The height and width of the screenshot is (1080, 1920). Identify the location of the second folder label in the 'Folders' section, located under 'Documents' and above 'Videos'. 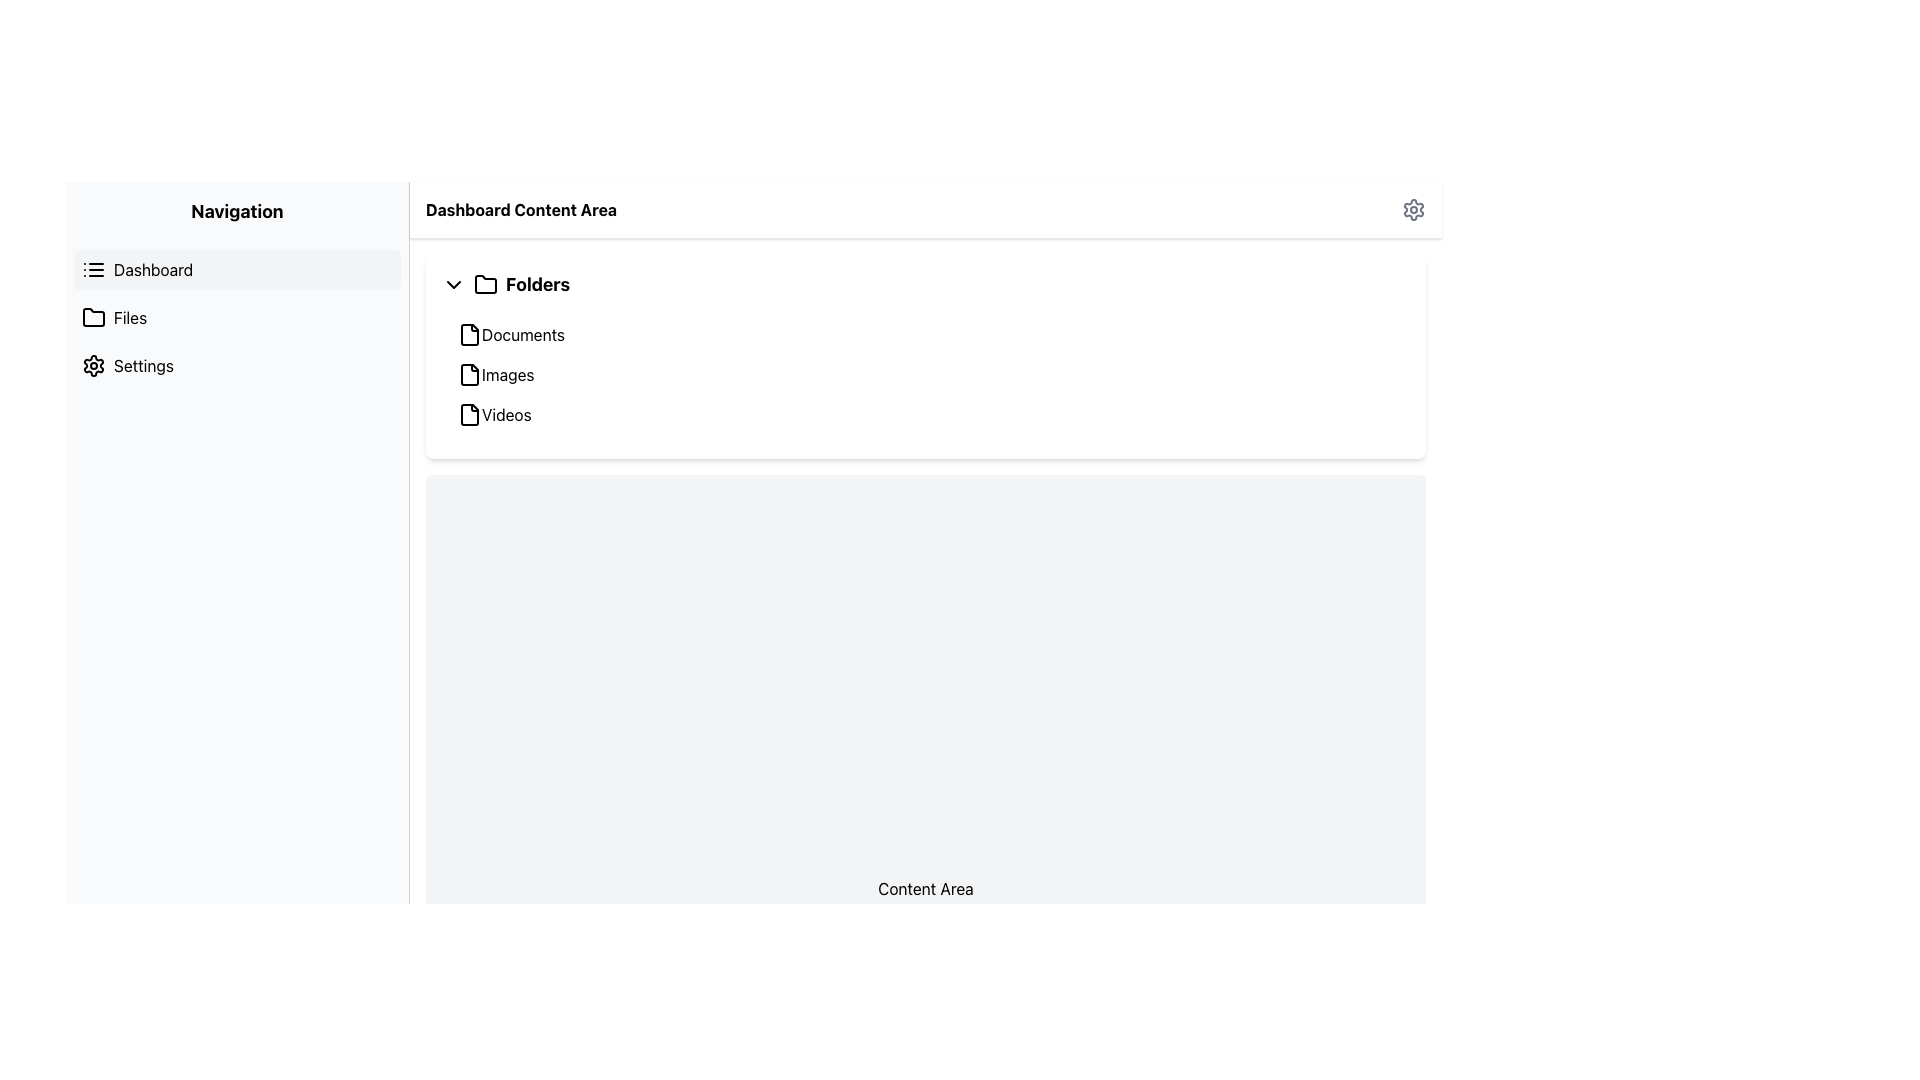
(508, 374).